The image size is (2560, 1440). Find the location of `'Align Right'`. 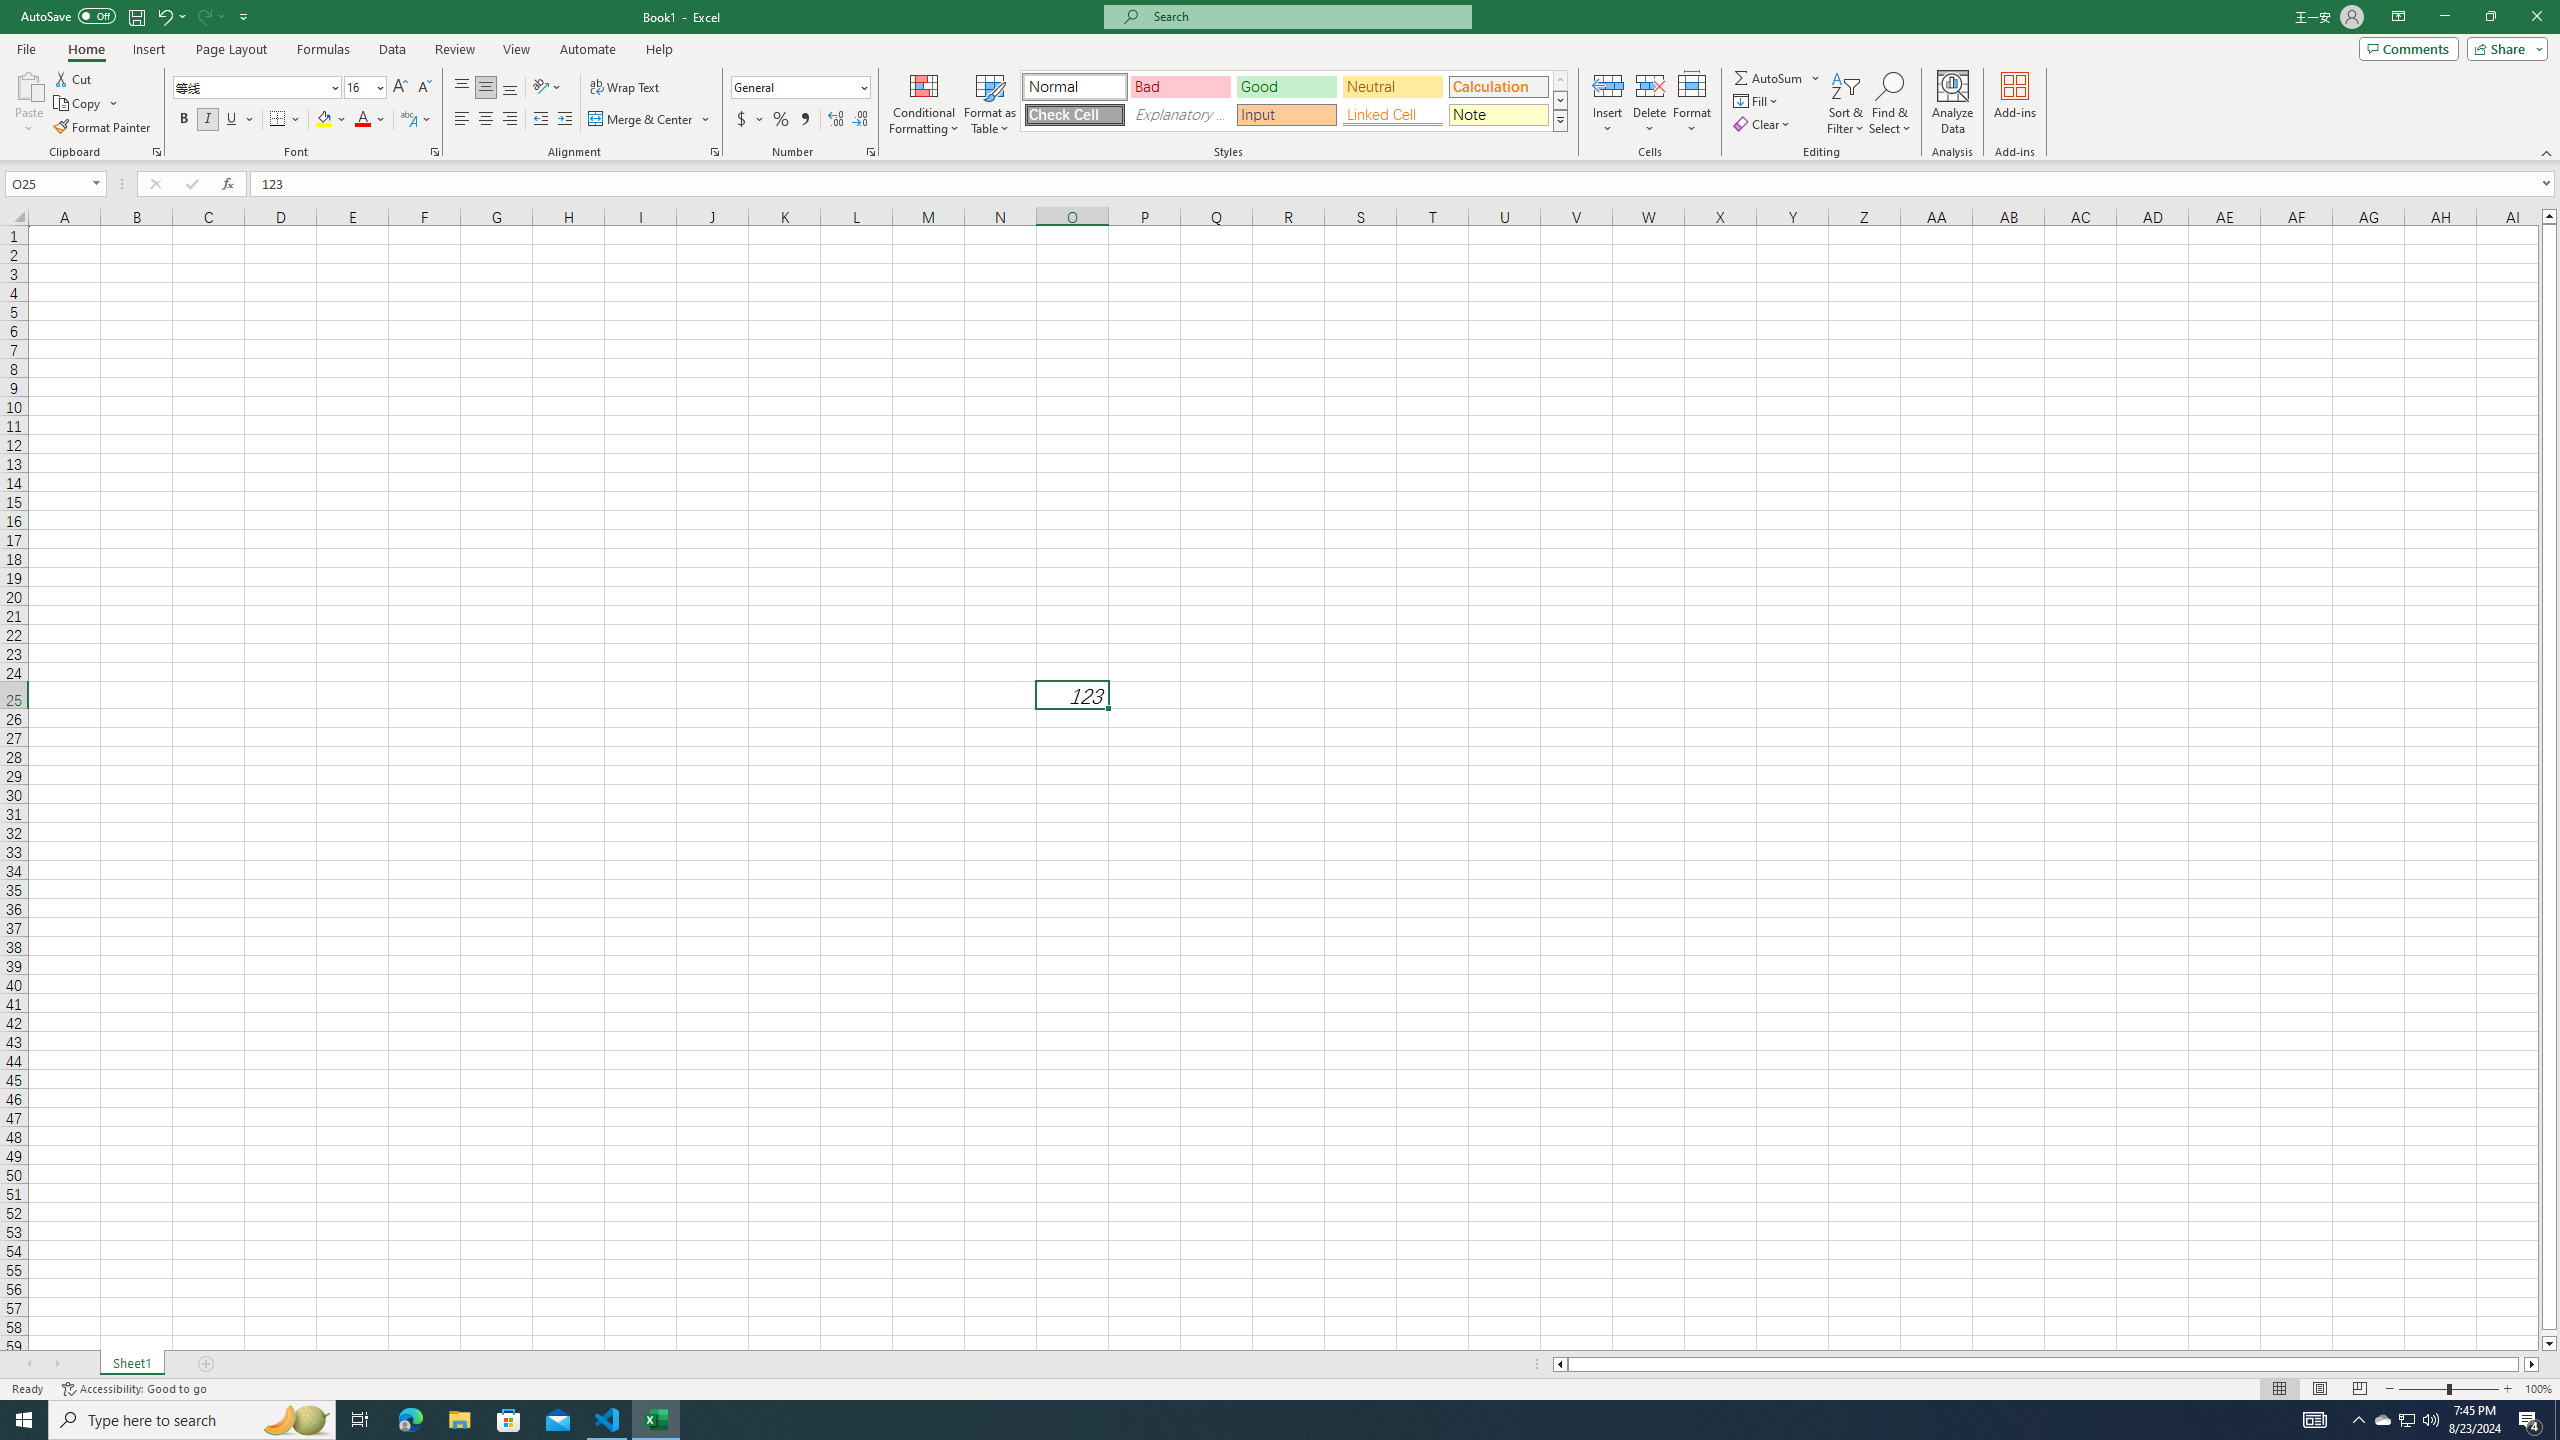

'Align Right' is located at coordinates (509, 118).